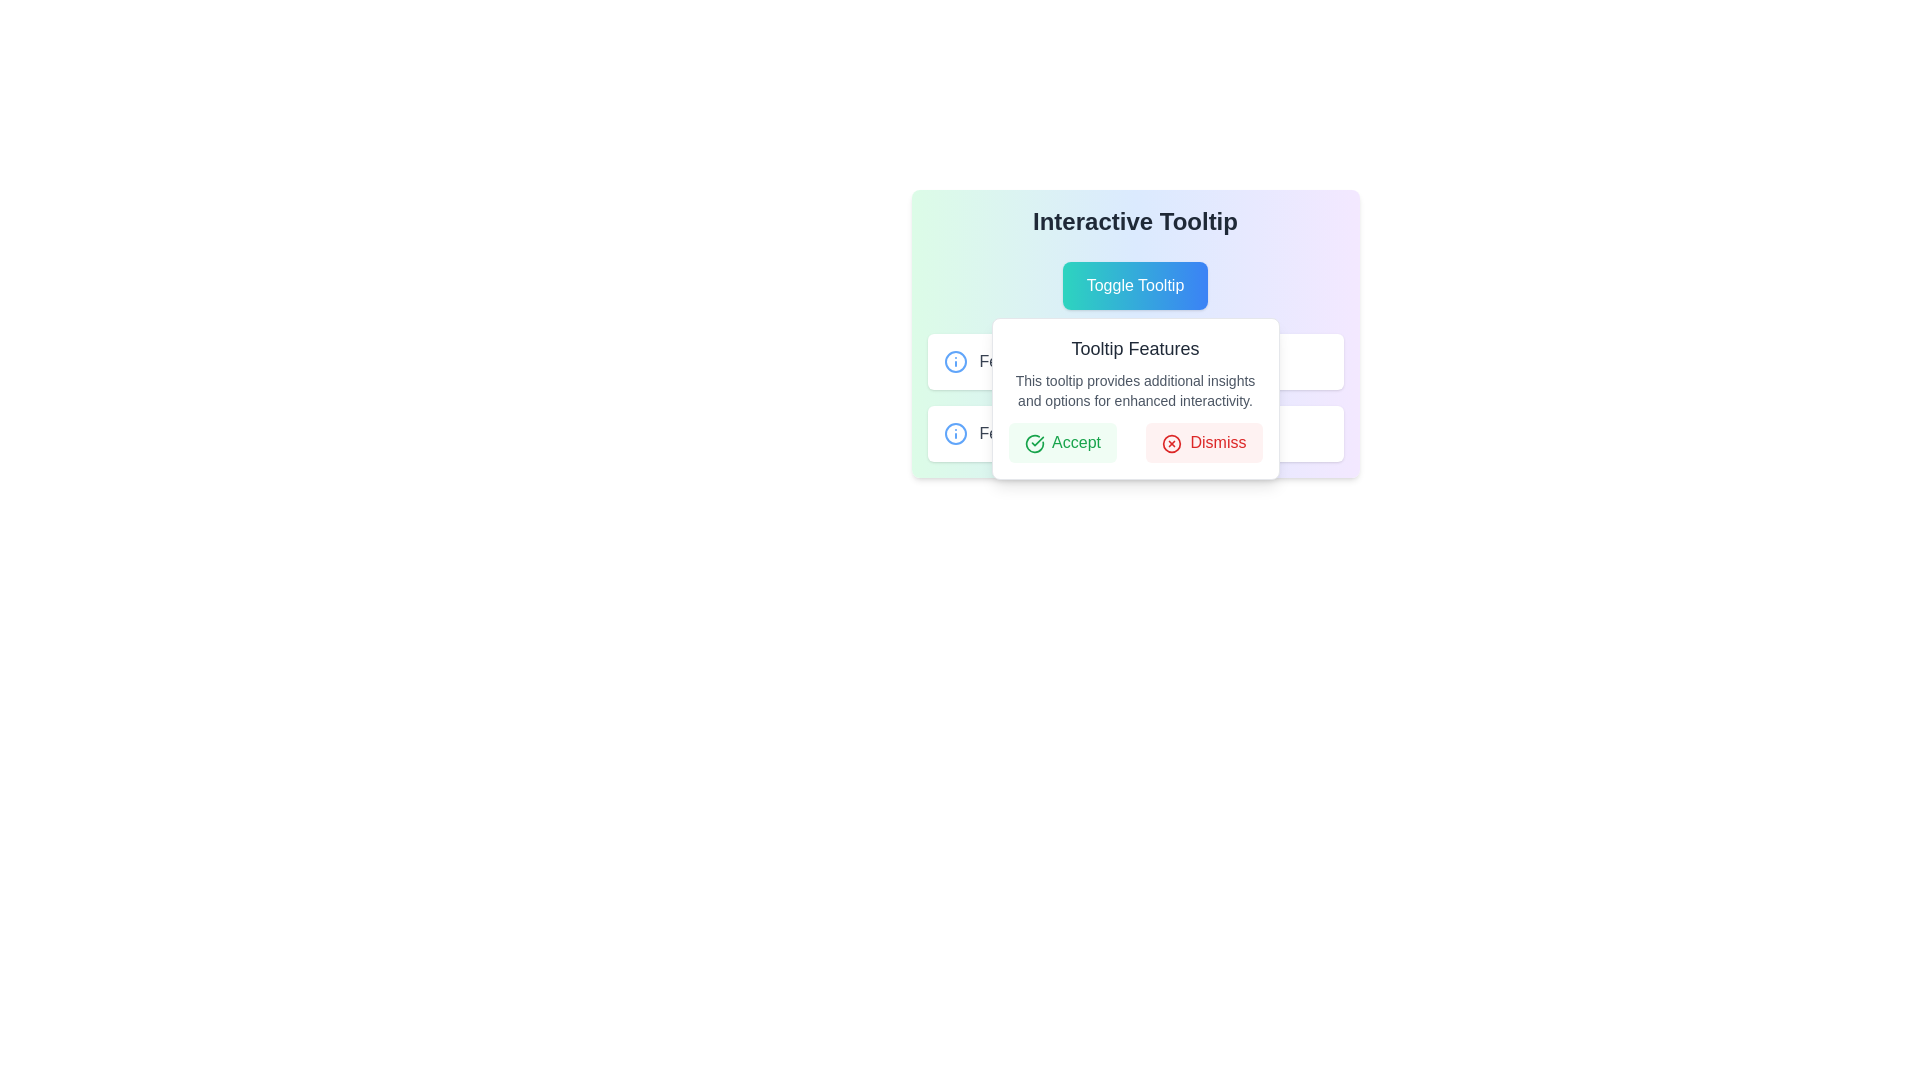 This screenshot has width=1920, height=1080. I want to click on the informational icon related to 'Feature 1', so click(954, 362).